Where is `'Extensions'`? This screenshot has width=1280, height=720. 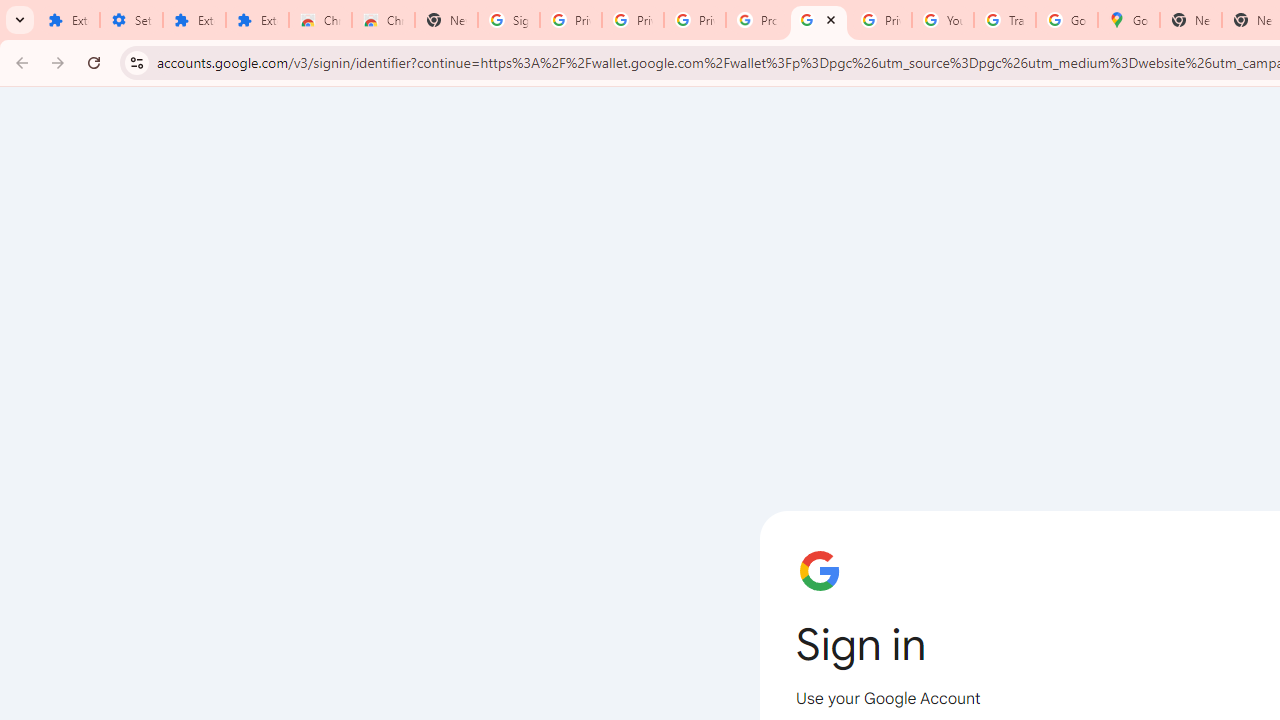
'Extensions' is located at coordinates (194, 20).